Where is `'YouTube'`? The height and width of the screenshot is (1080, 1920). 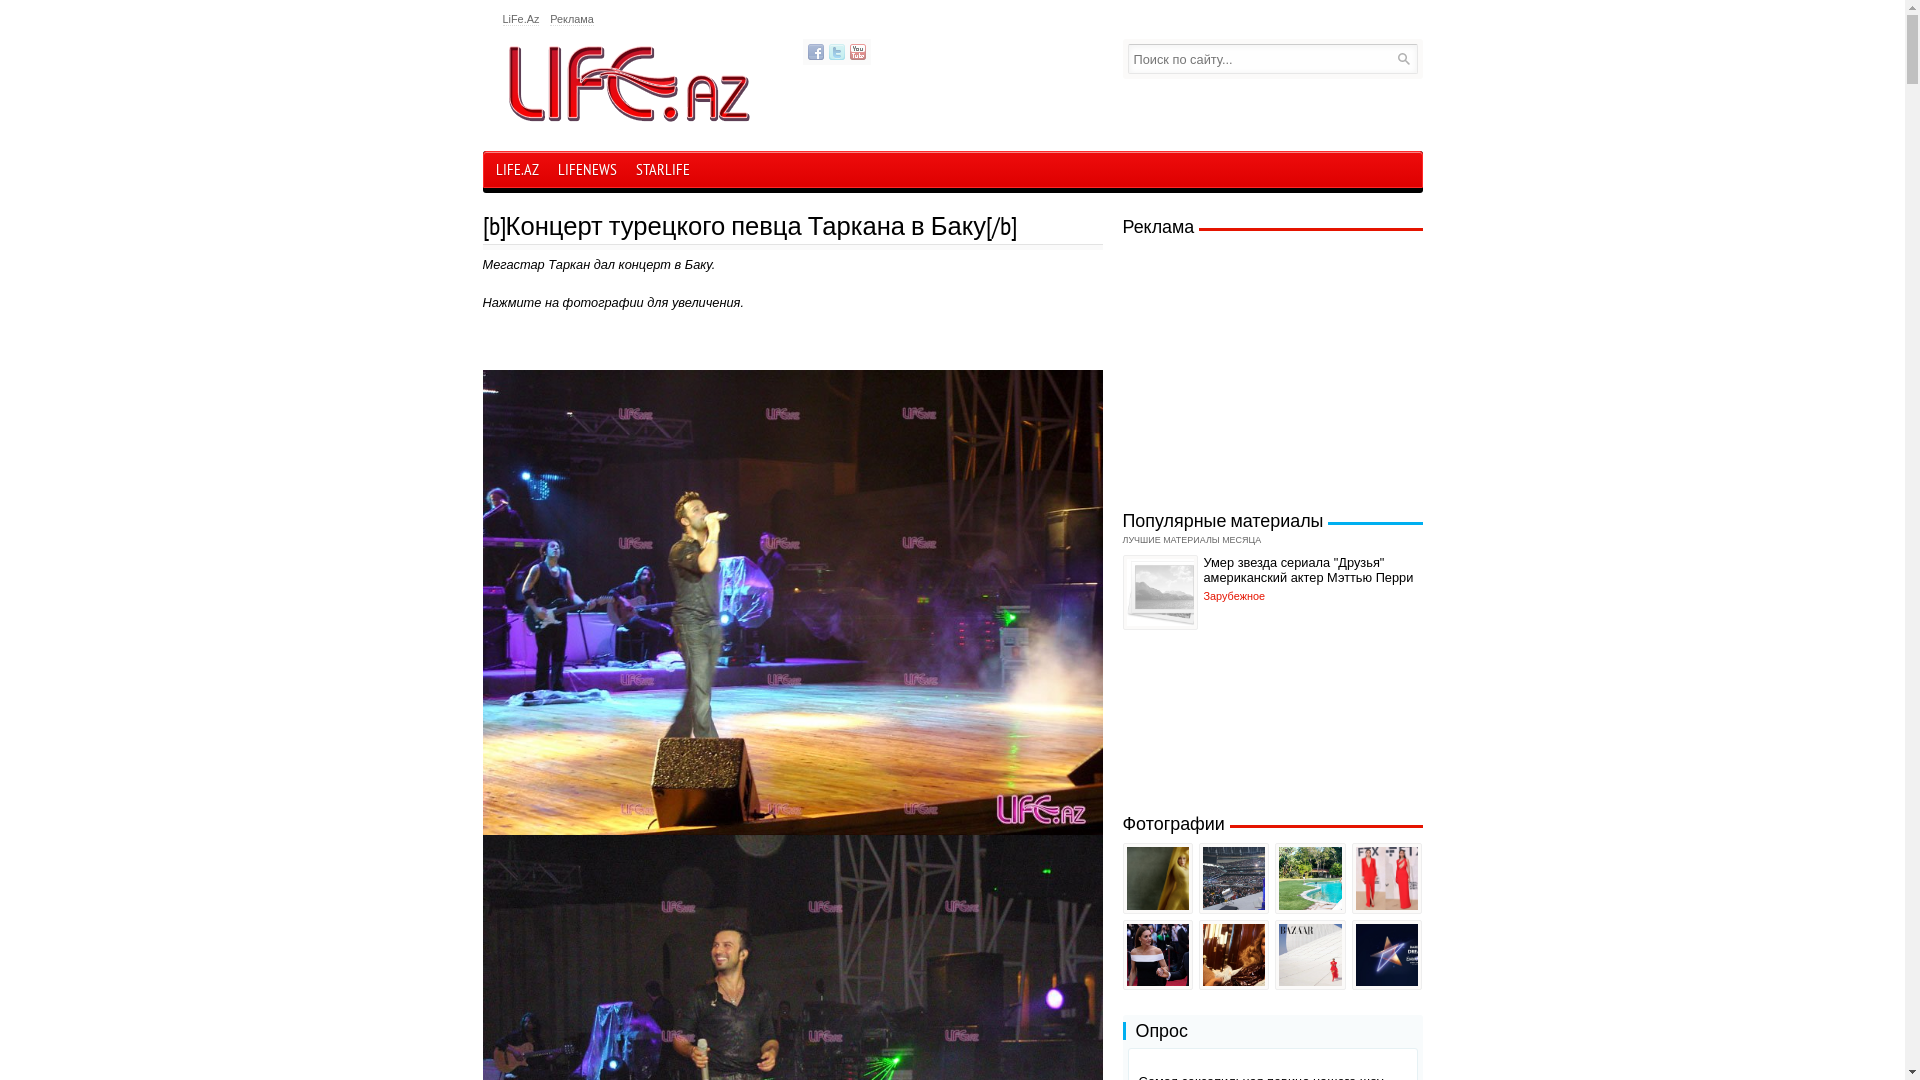 'YouTube' is located at coordinates (849, 50).